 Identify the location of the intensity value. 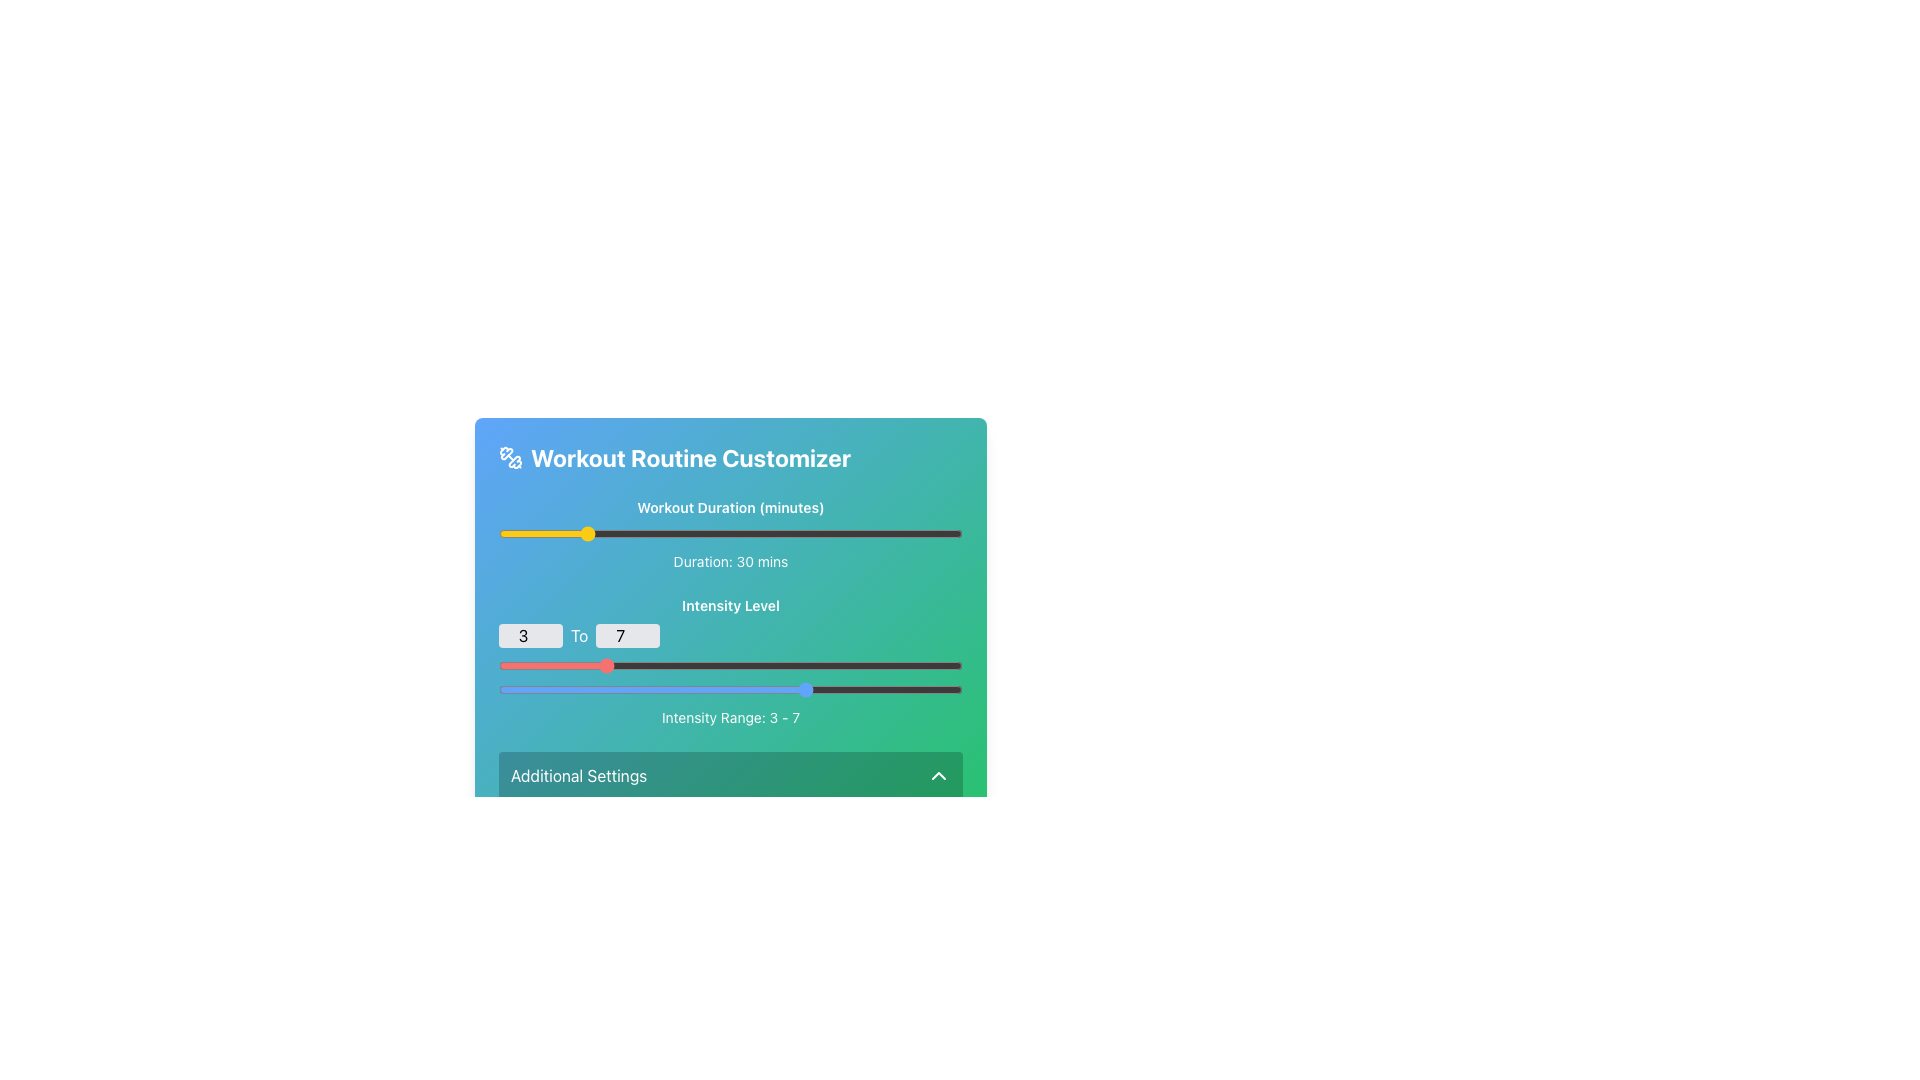
(601, 689).